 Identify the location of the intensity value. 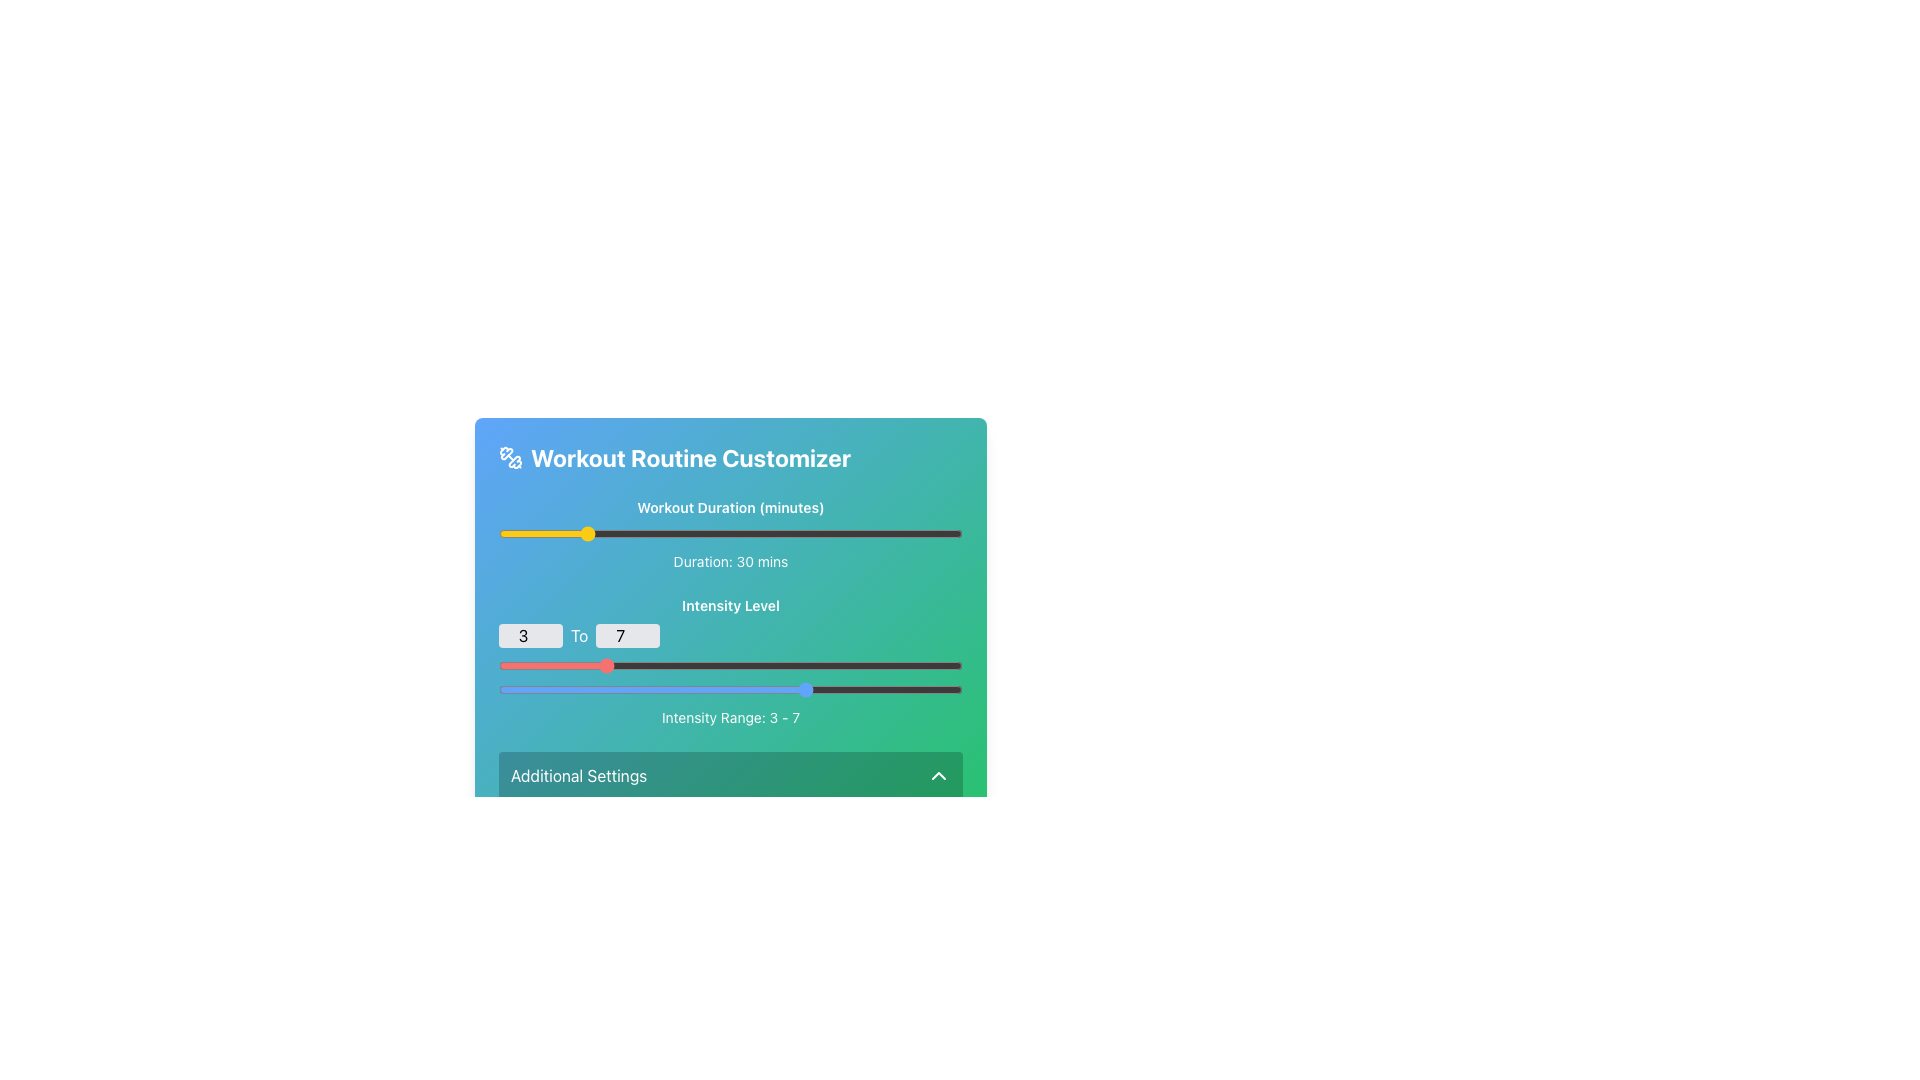
(601, 689).